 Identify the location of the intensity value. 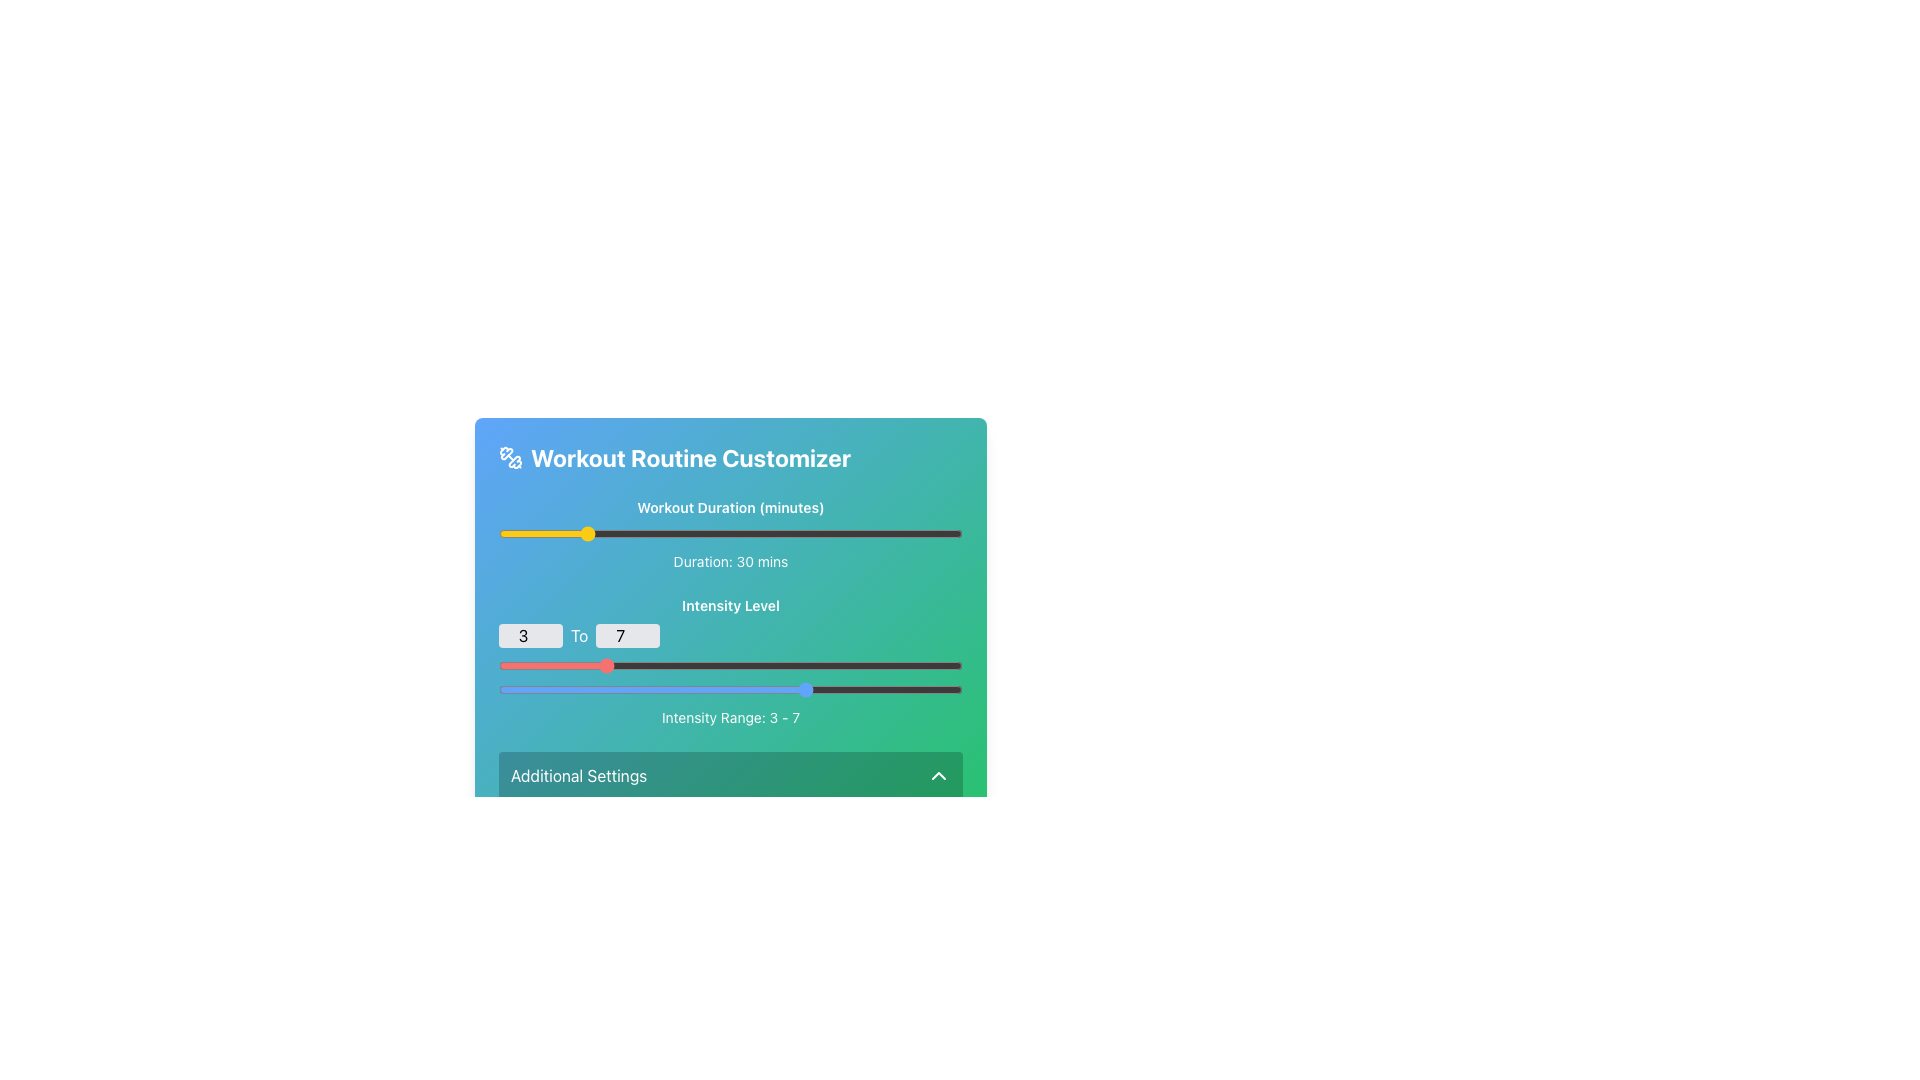
(601, 689).